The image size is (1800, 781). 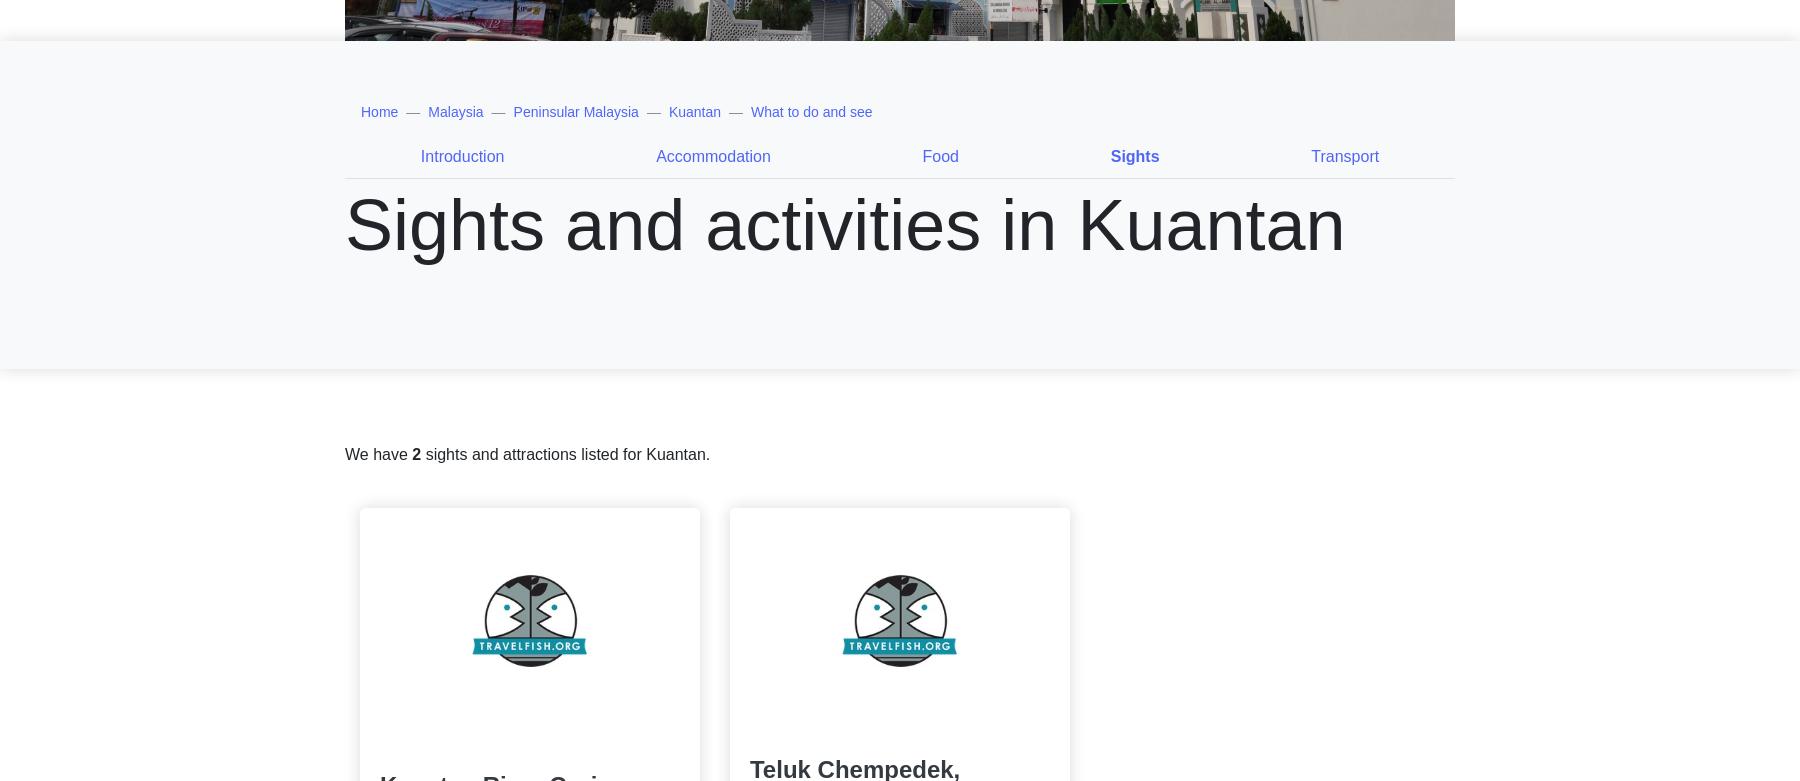 What do you see at coordinates (379, 111) in the screenshot?
I see `'Home'` at bounding box center [379, 111].